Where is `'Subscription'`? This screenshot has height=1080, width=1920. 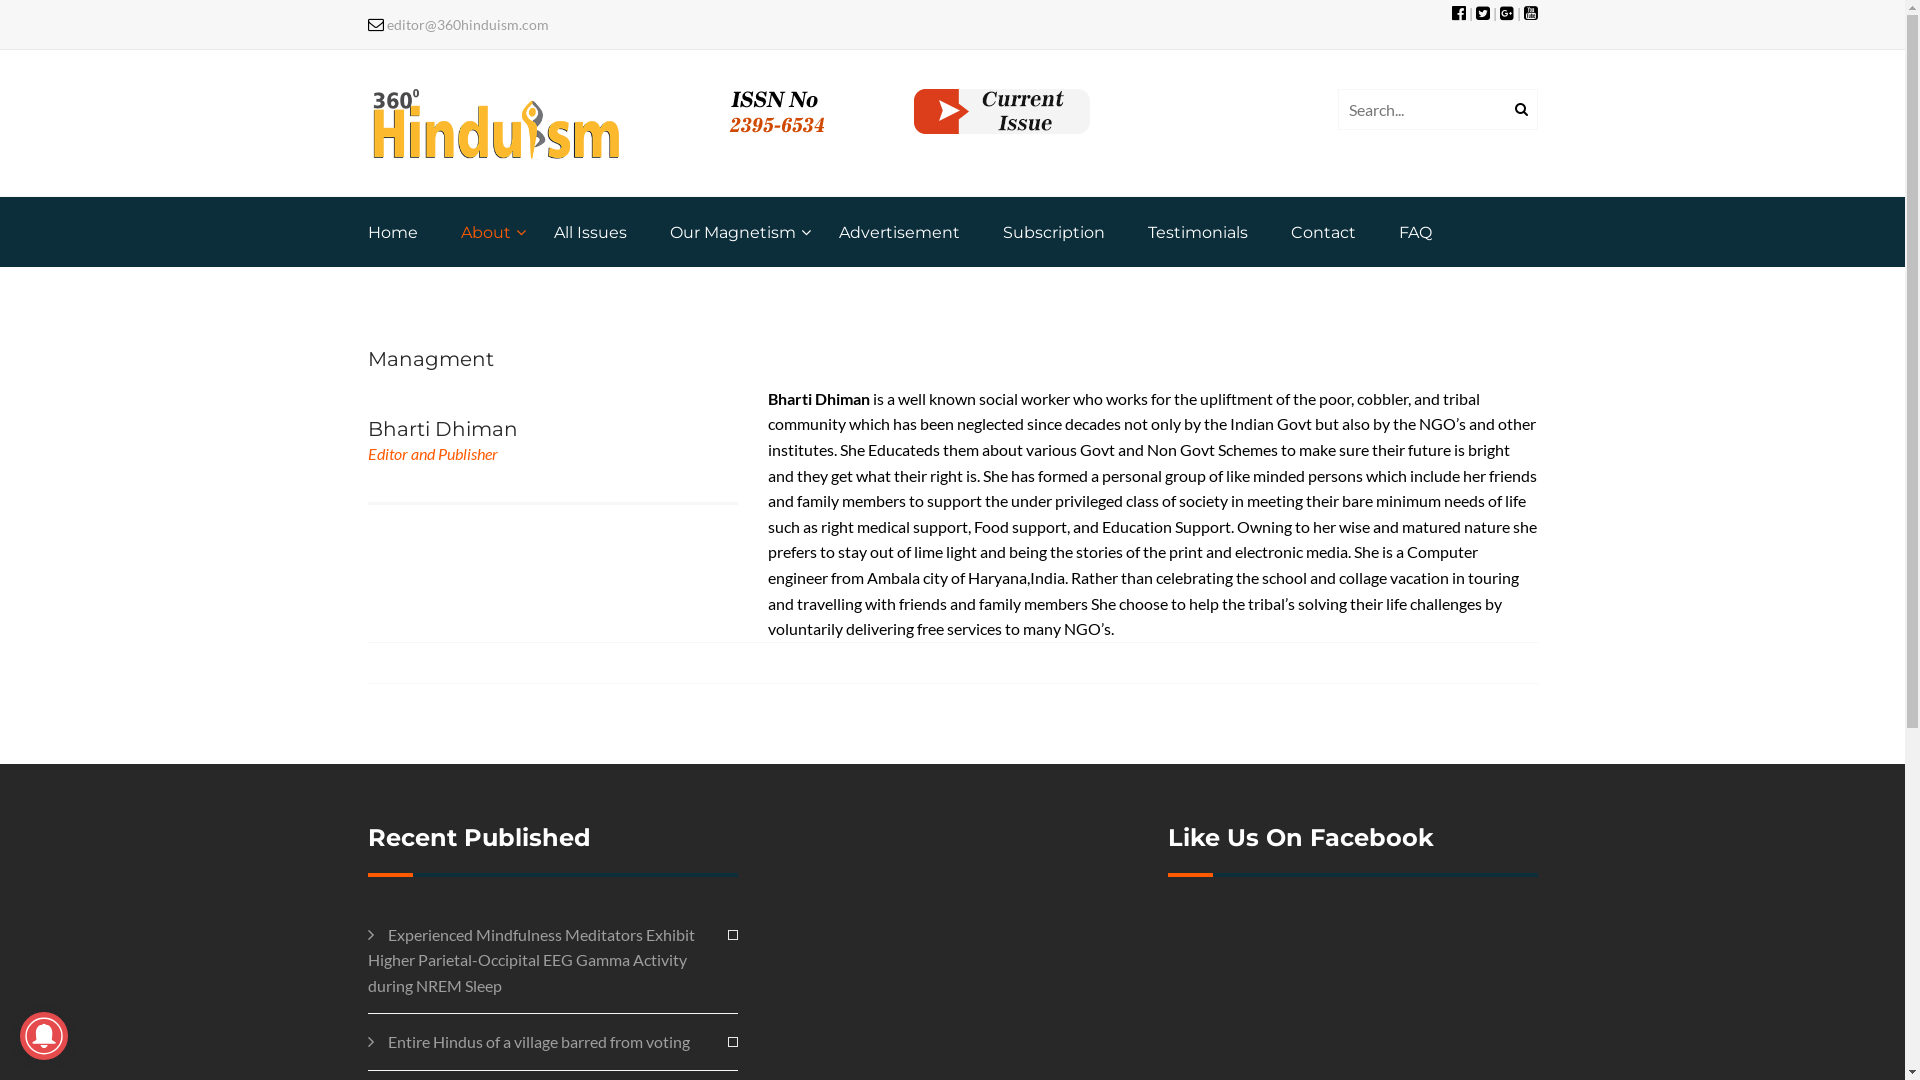
'Subscription' is located at coordinates (1051, 231).